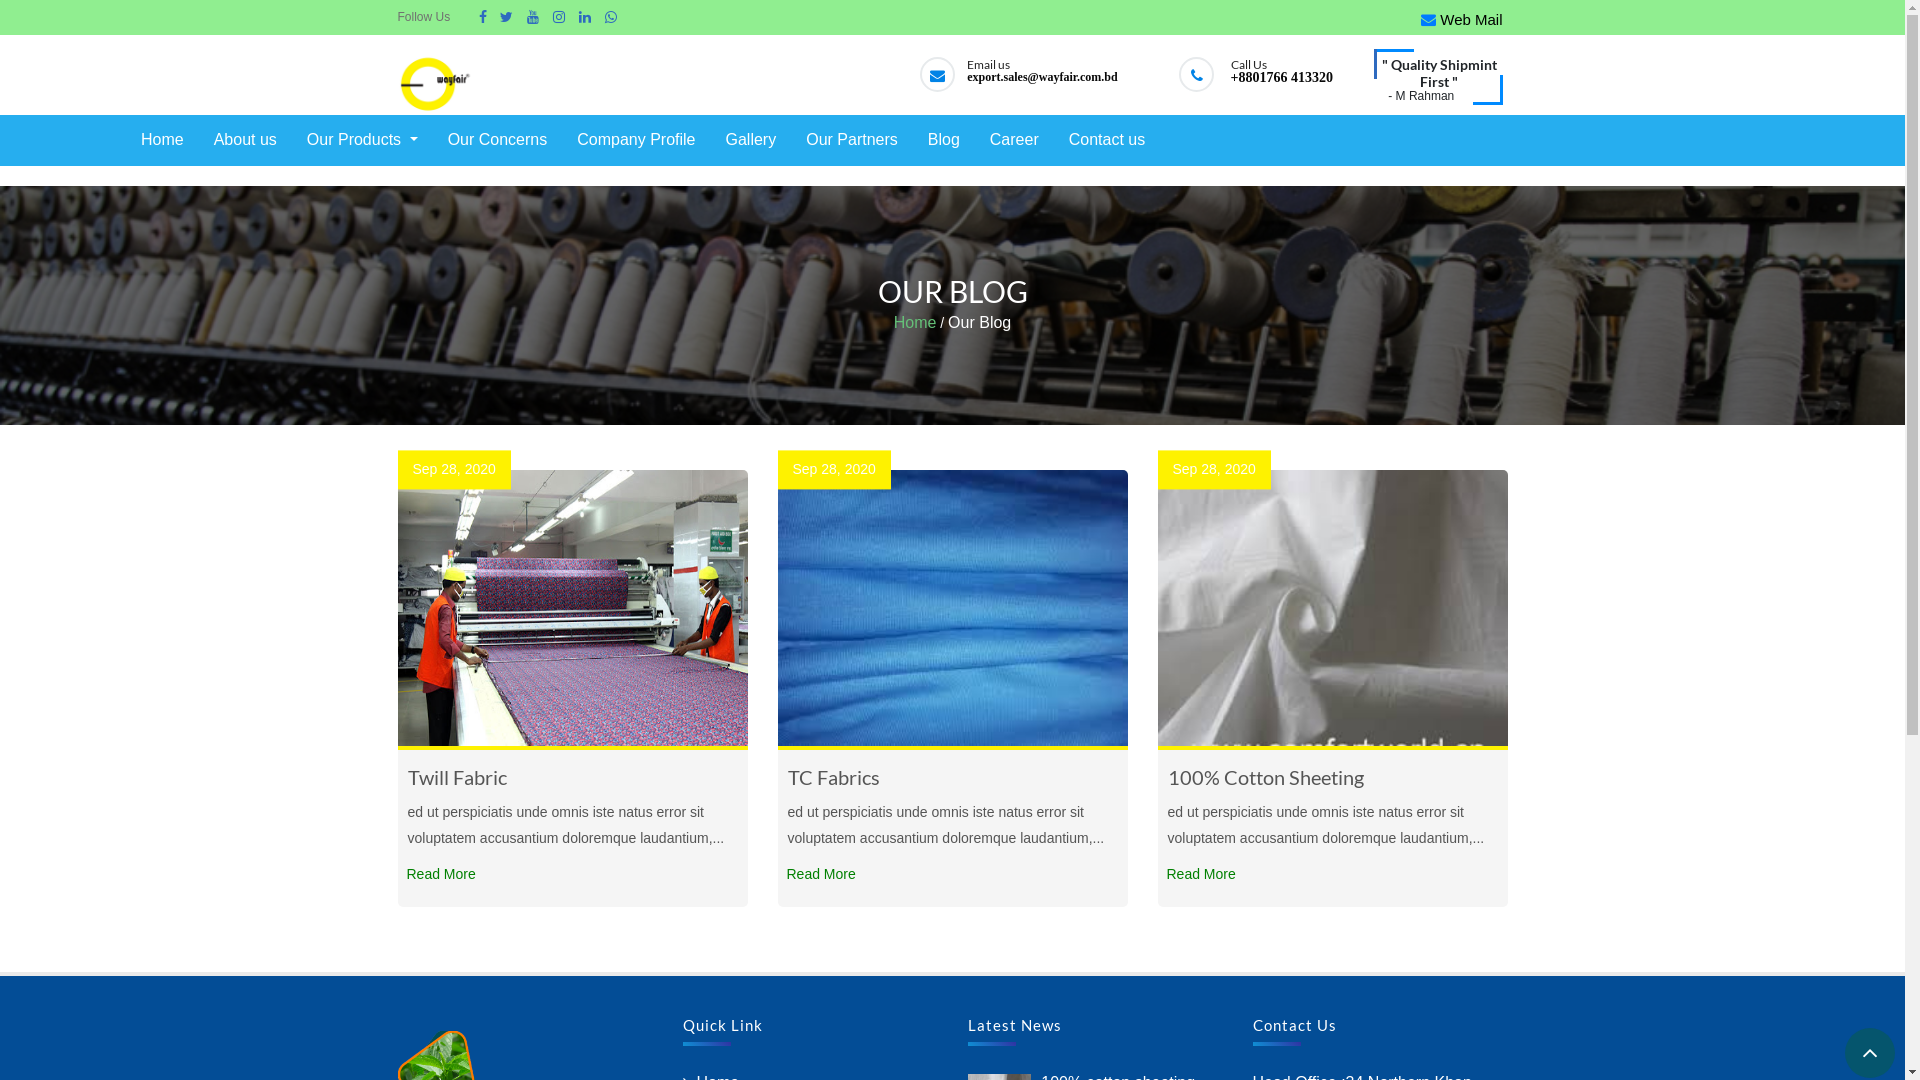  Describe the element at coordinates (634, 139) in the screenshot. I see `'Company Profile'` at that location.